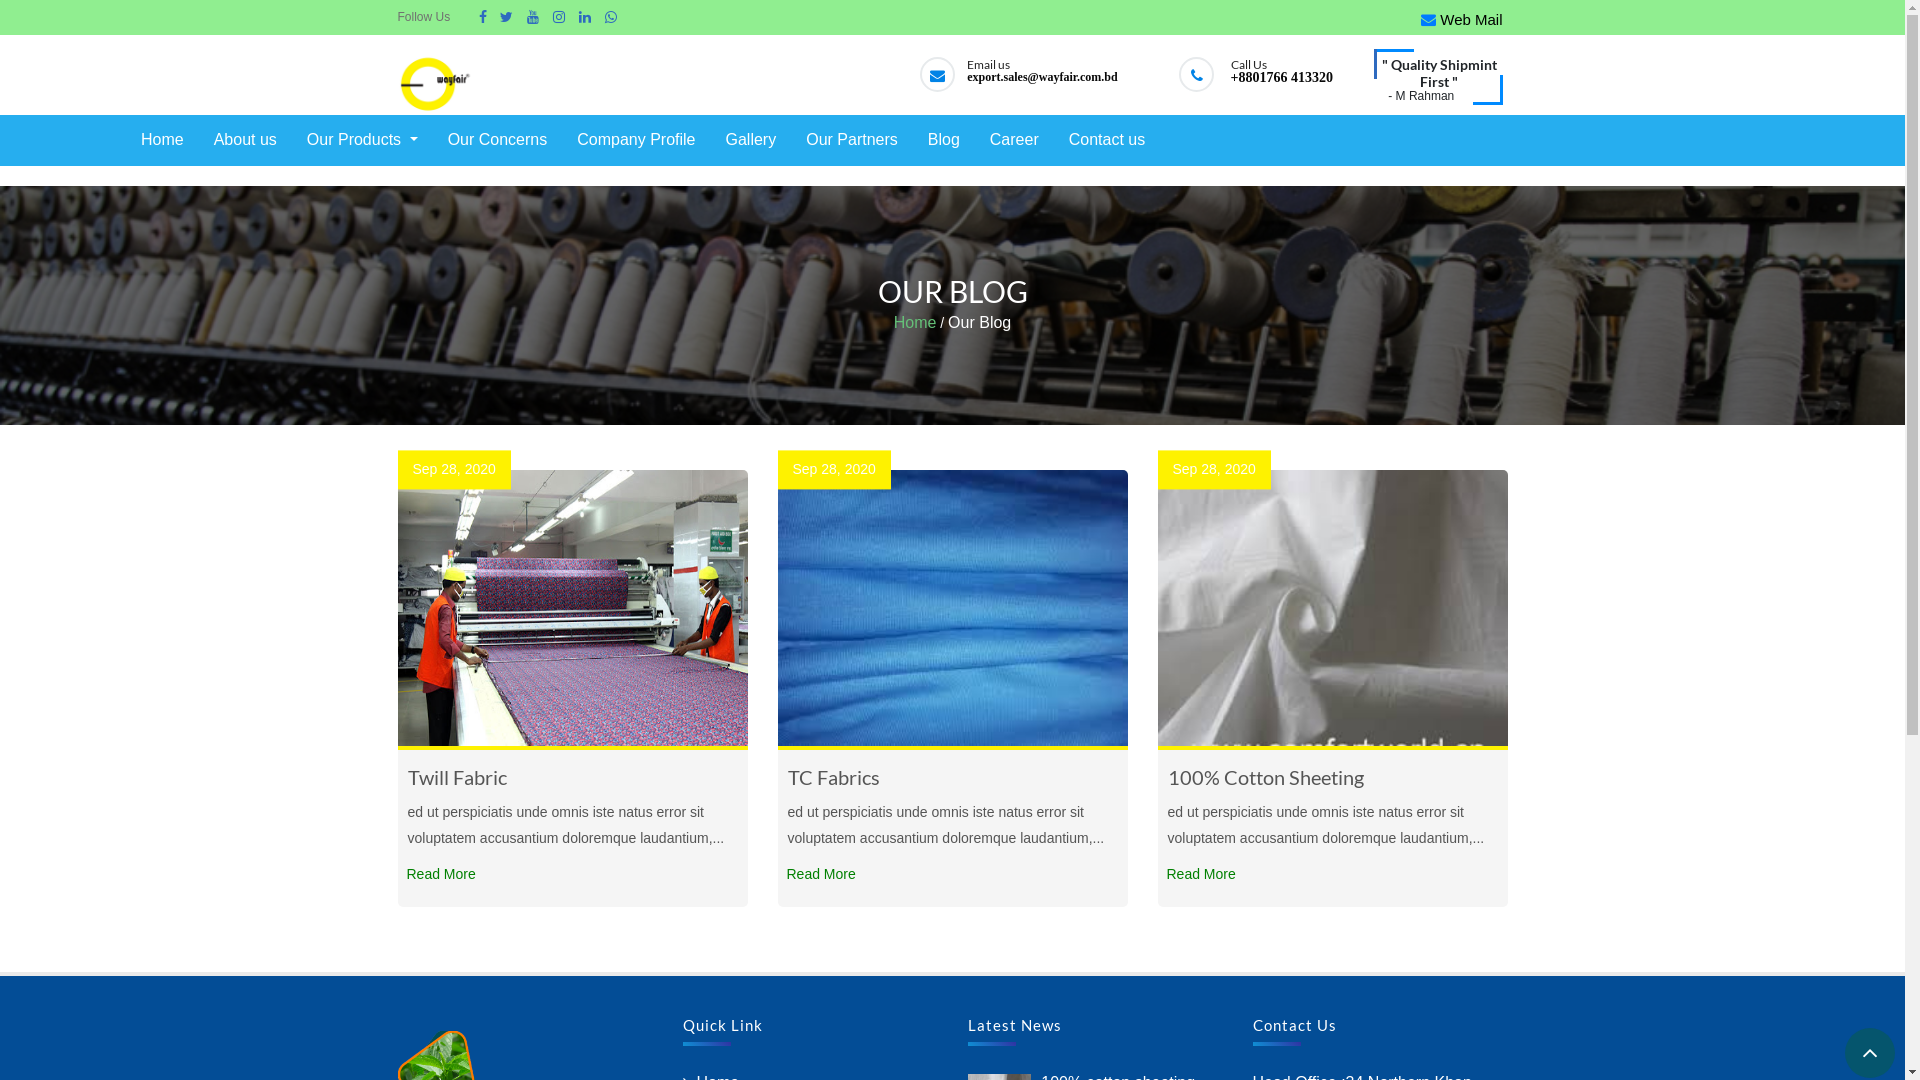  Describe the element at coordinates (634, 139) in the screenshot. I see `'Company Profile'` at that location.